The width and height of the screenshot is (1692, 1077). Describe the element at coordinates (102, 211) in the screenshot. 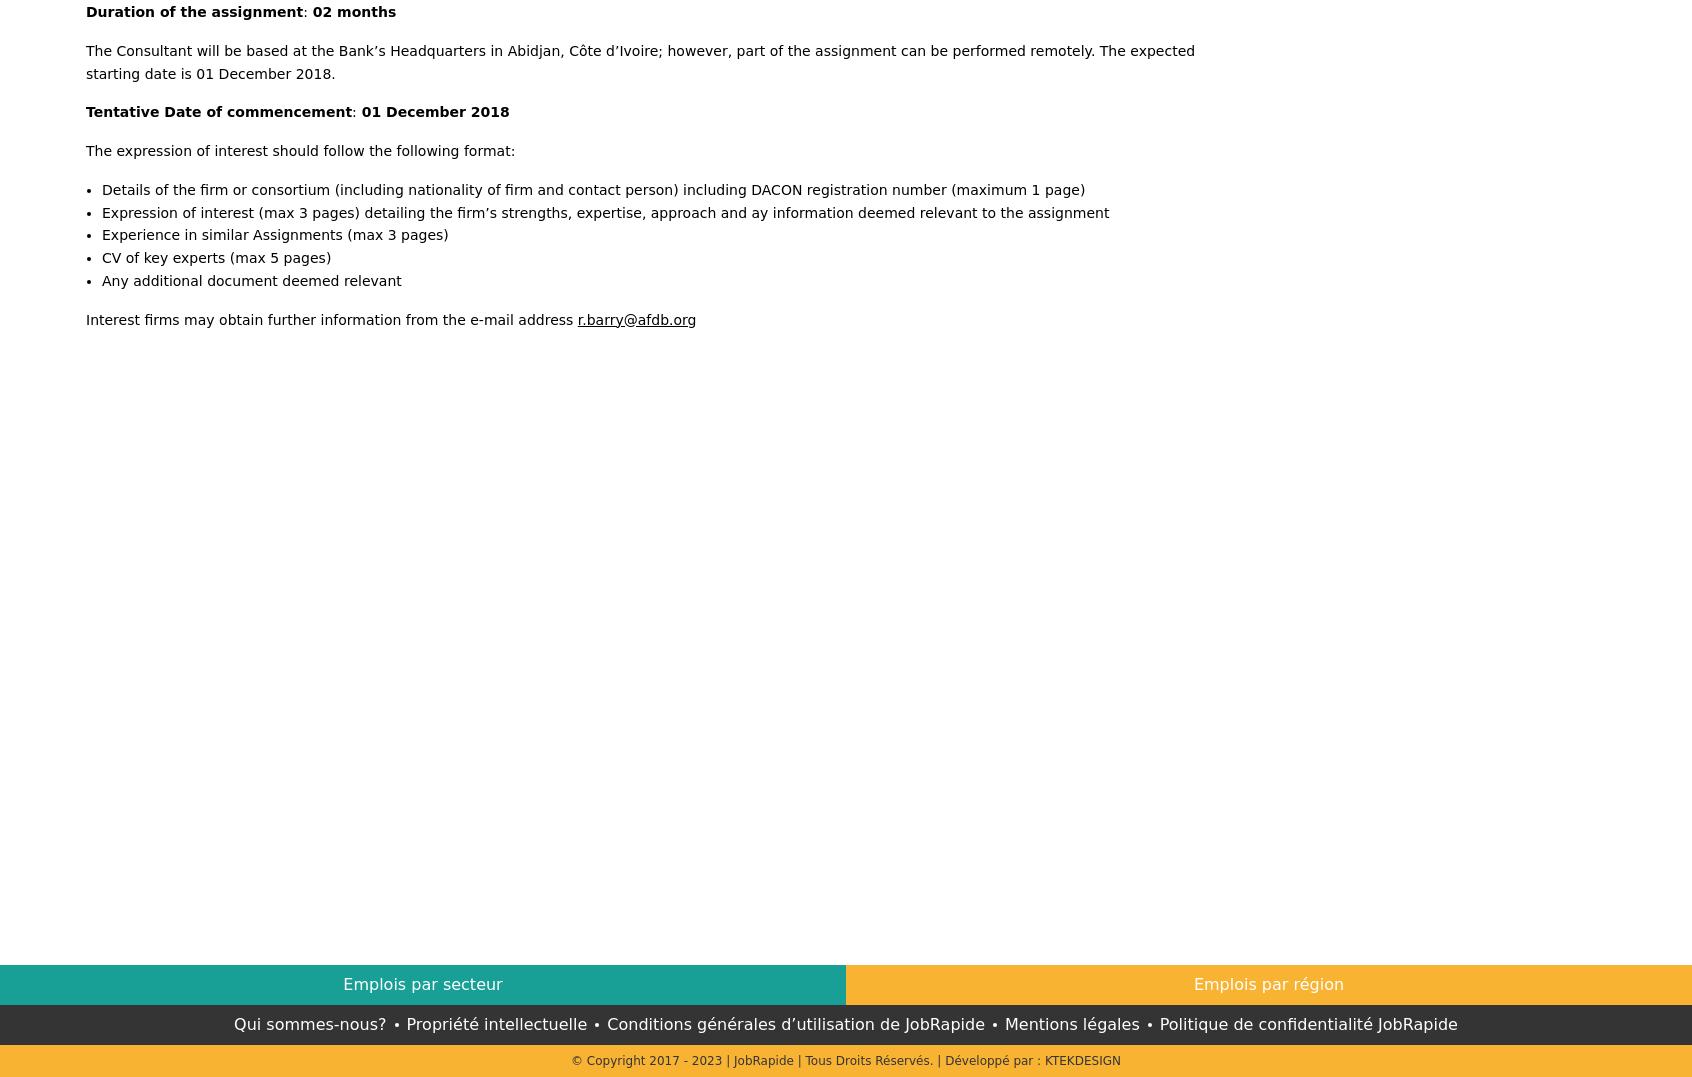

I see `'Expression of interest (max 3 pages) detailing the firm’s strengths, expertise, approach and ay information deemed relevant to the assignment'` at that location.